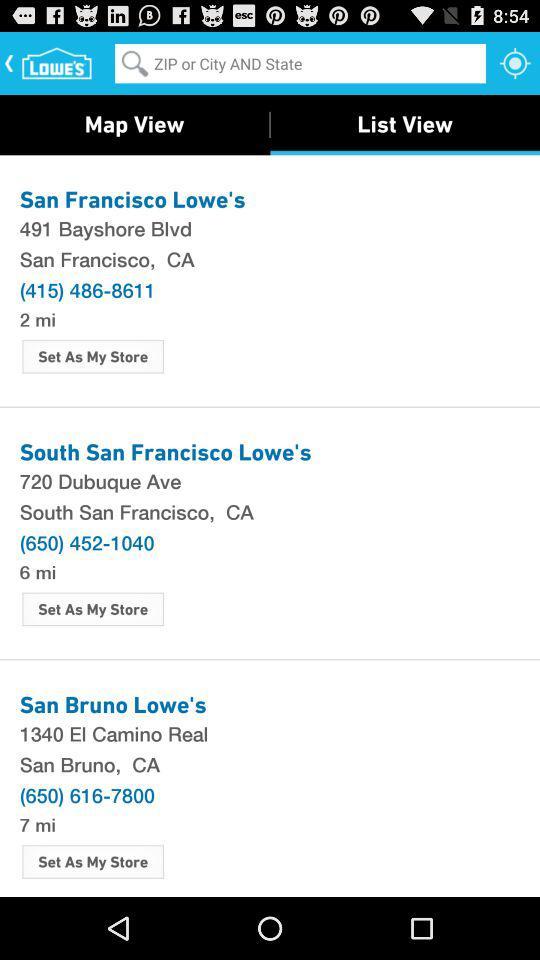 This screenshot has width=540, height=960. I want to click on 7 mi item, so click(37, 824).